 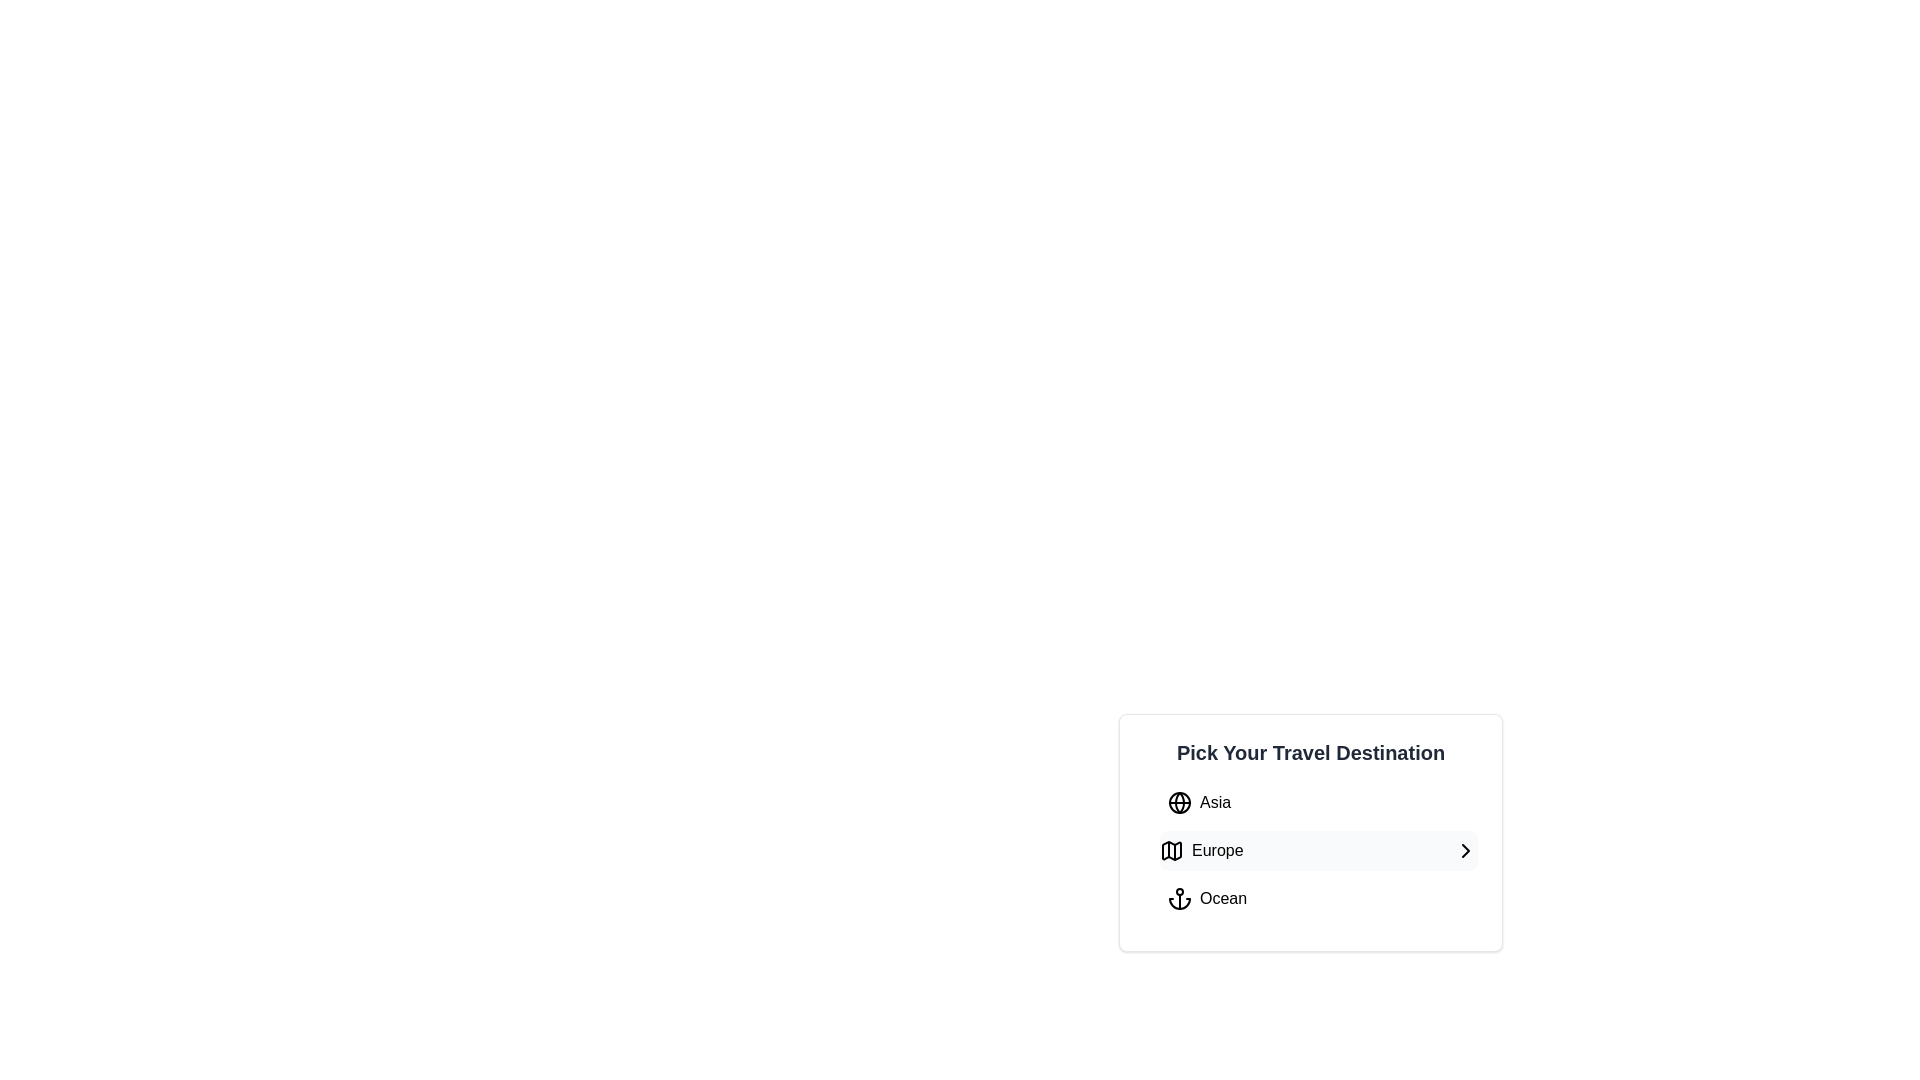 I want to click on the Europe icon in the travel destination selection menu, located directly left of the 'Europe' text, so click(x=1171, y=851).